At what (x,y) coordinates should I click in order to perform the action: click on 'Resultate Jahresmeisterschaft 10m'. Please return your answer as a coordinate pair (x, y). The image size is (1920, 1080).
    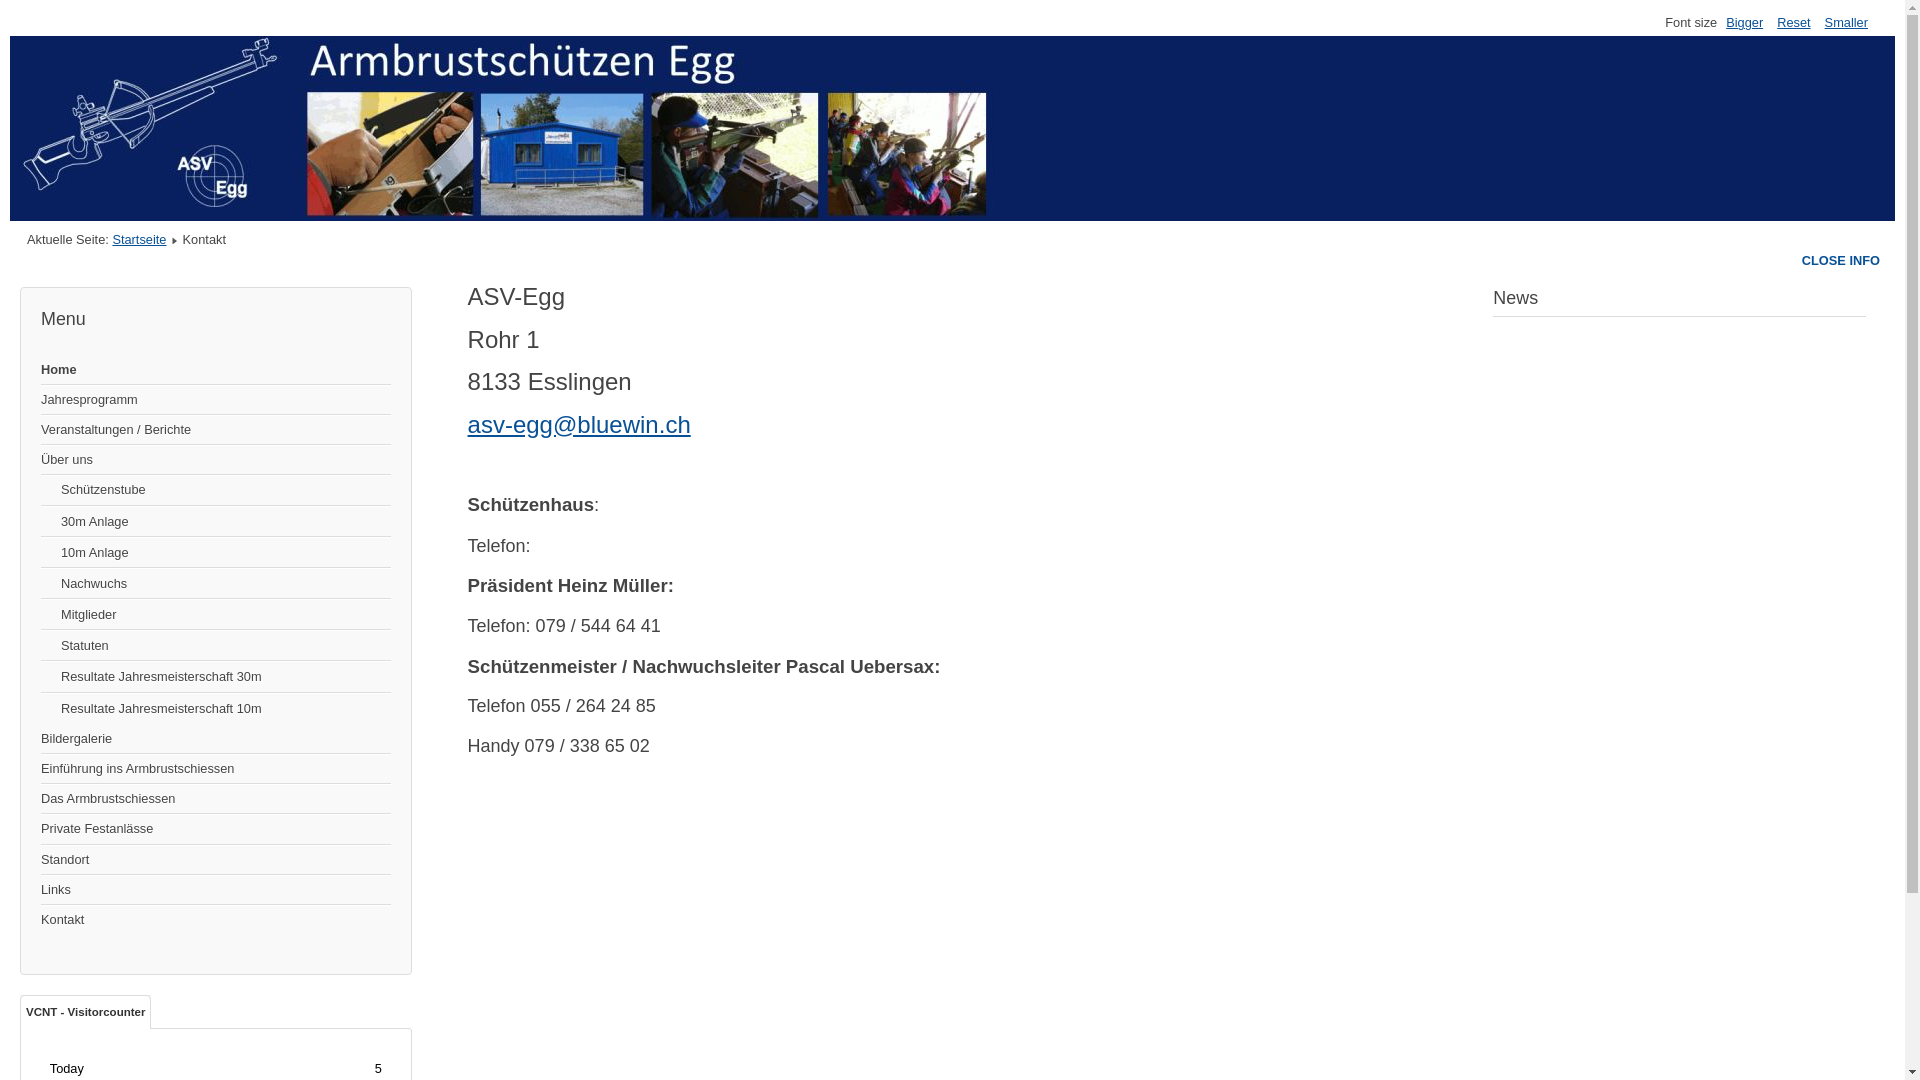
    Looking at the image, I should click on (216, 707).